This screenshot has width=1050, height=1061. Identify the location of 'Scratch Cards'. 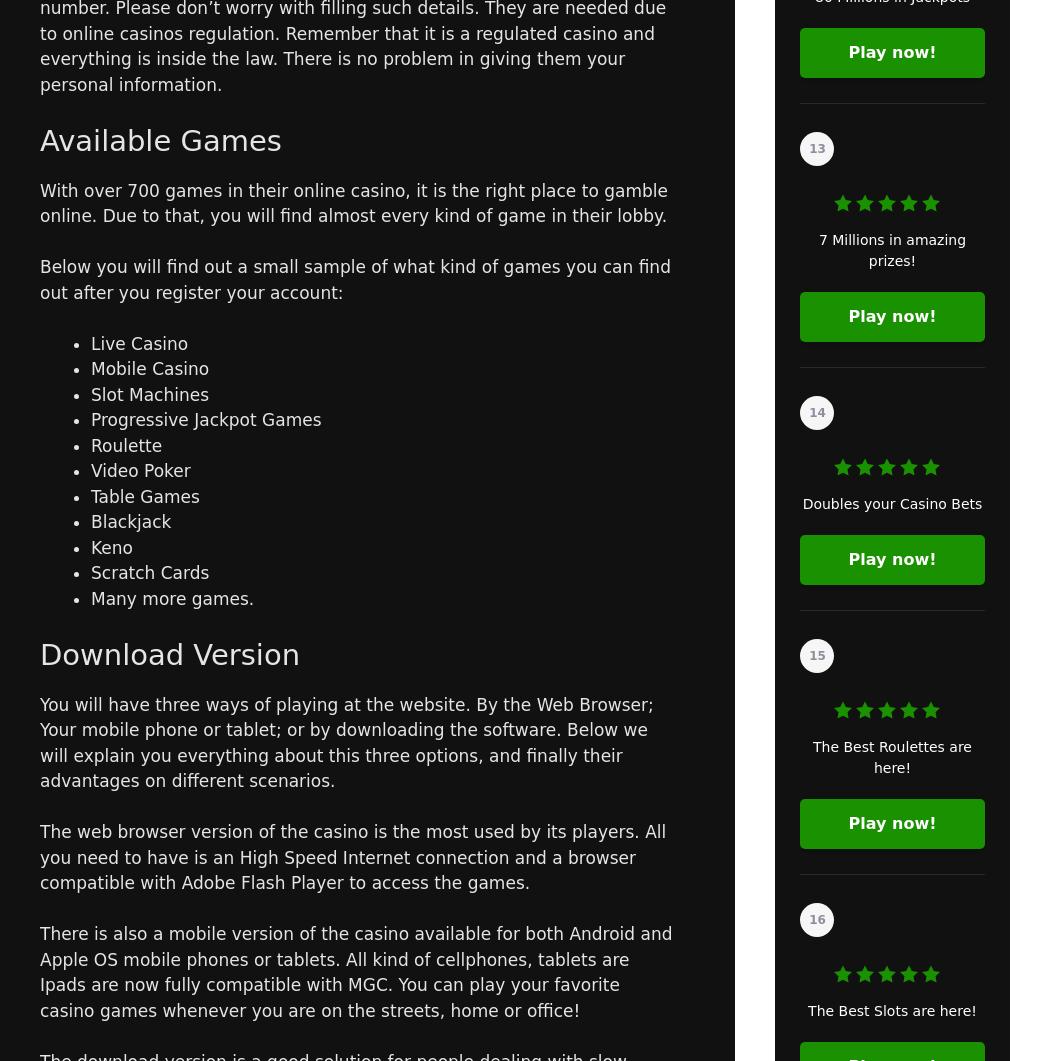
(150, 572).